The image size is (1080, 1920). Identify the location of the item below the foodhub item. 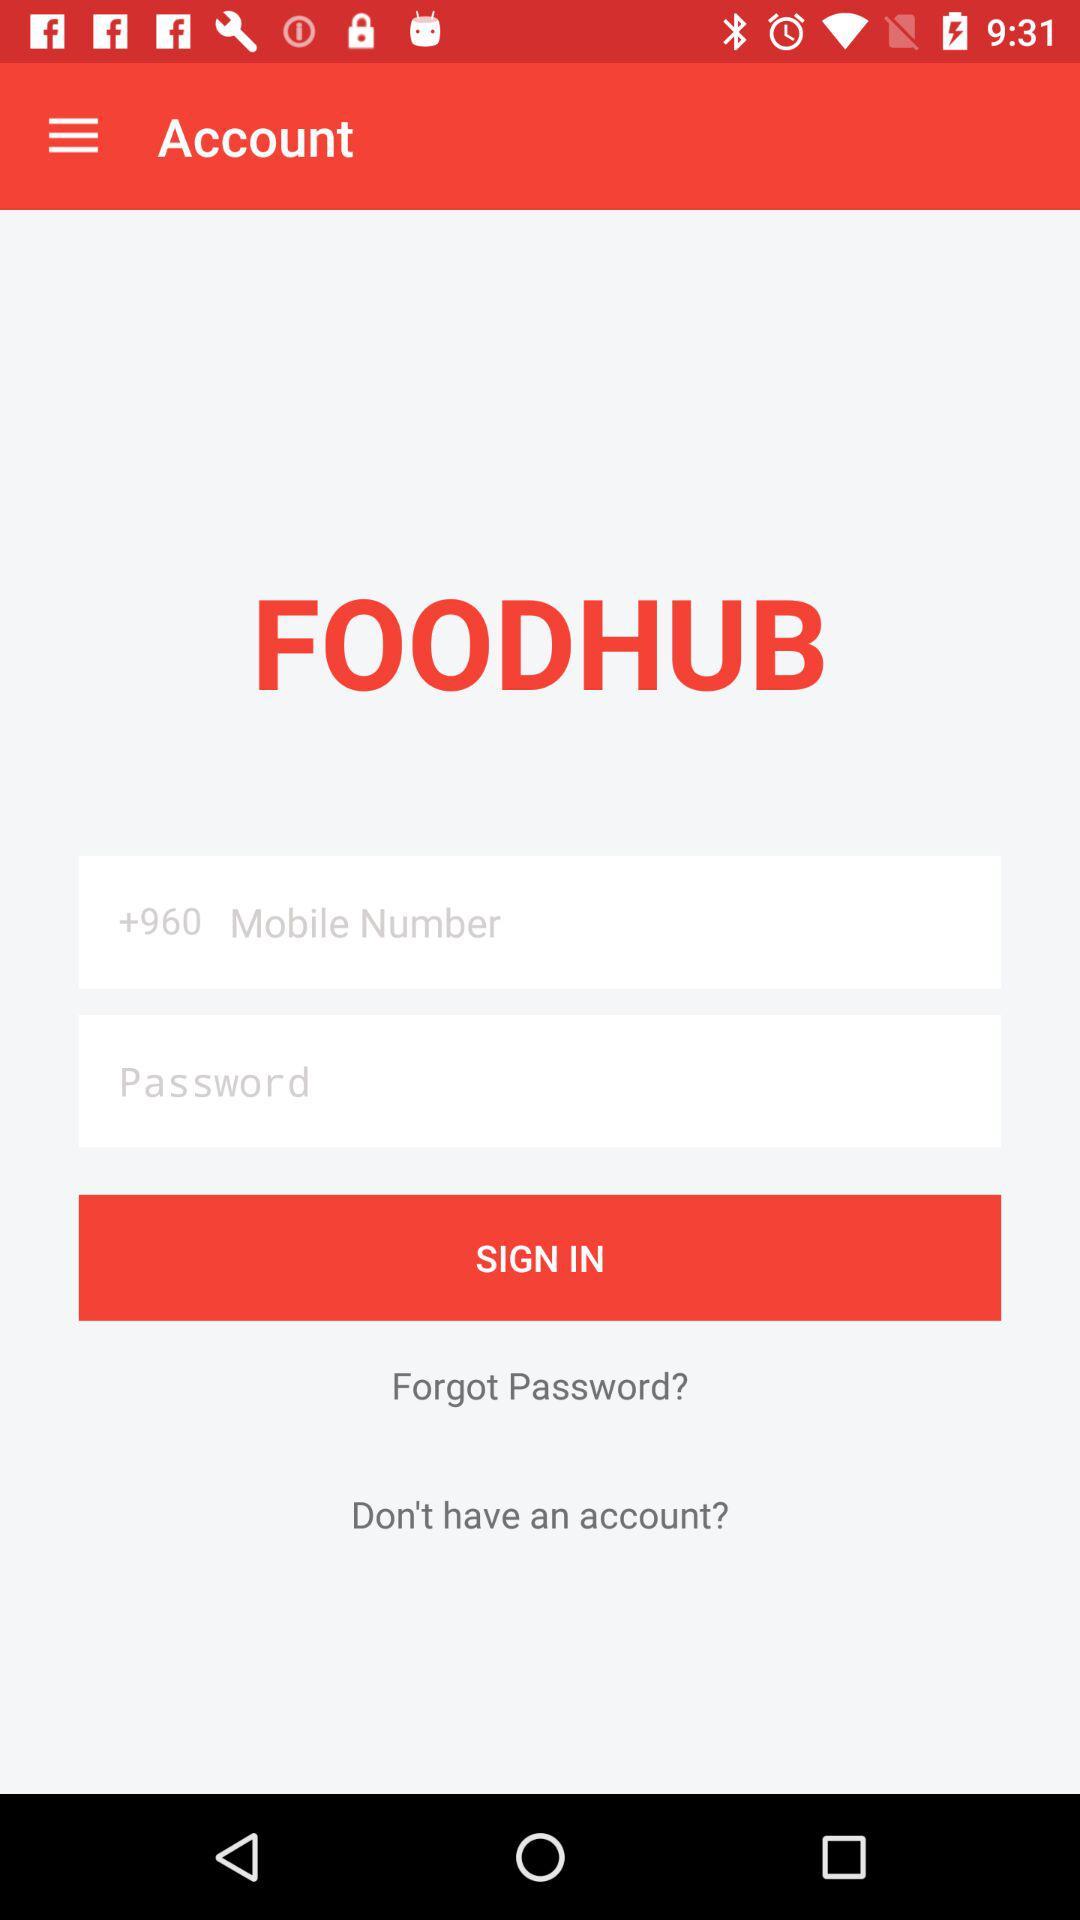
(607, 921).